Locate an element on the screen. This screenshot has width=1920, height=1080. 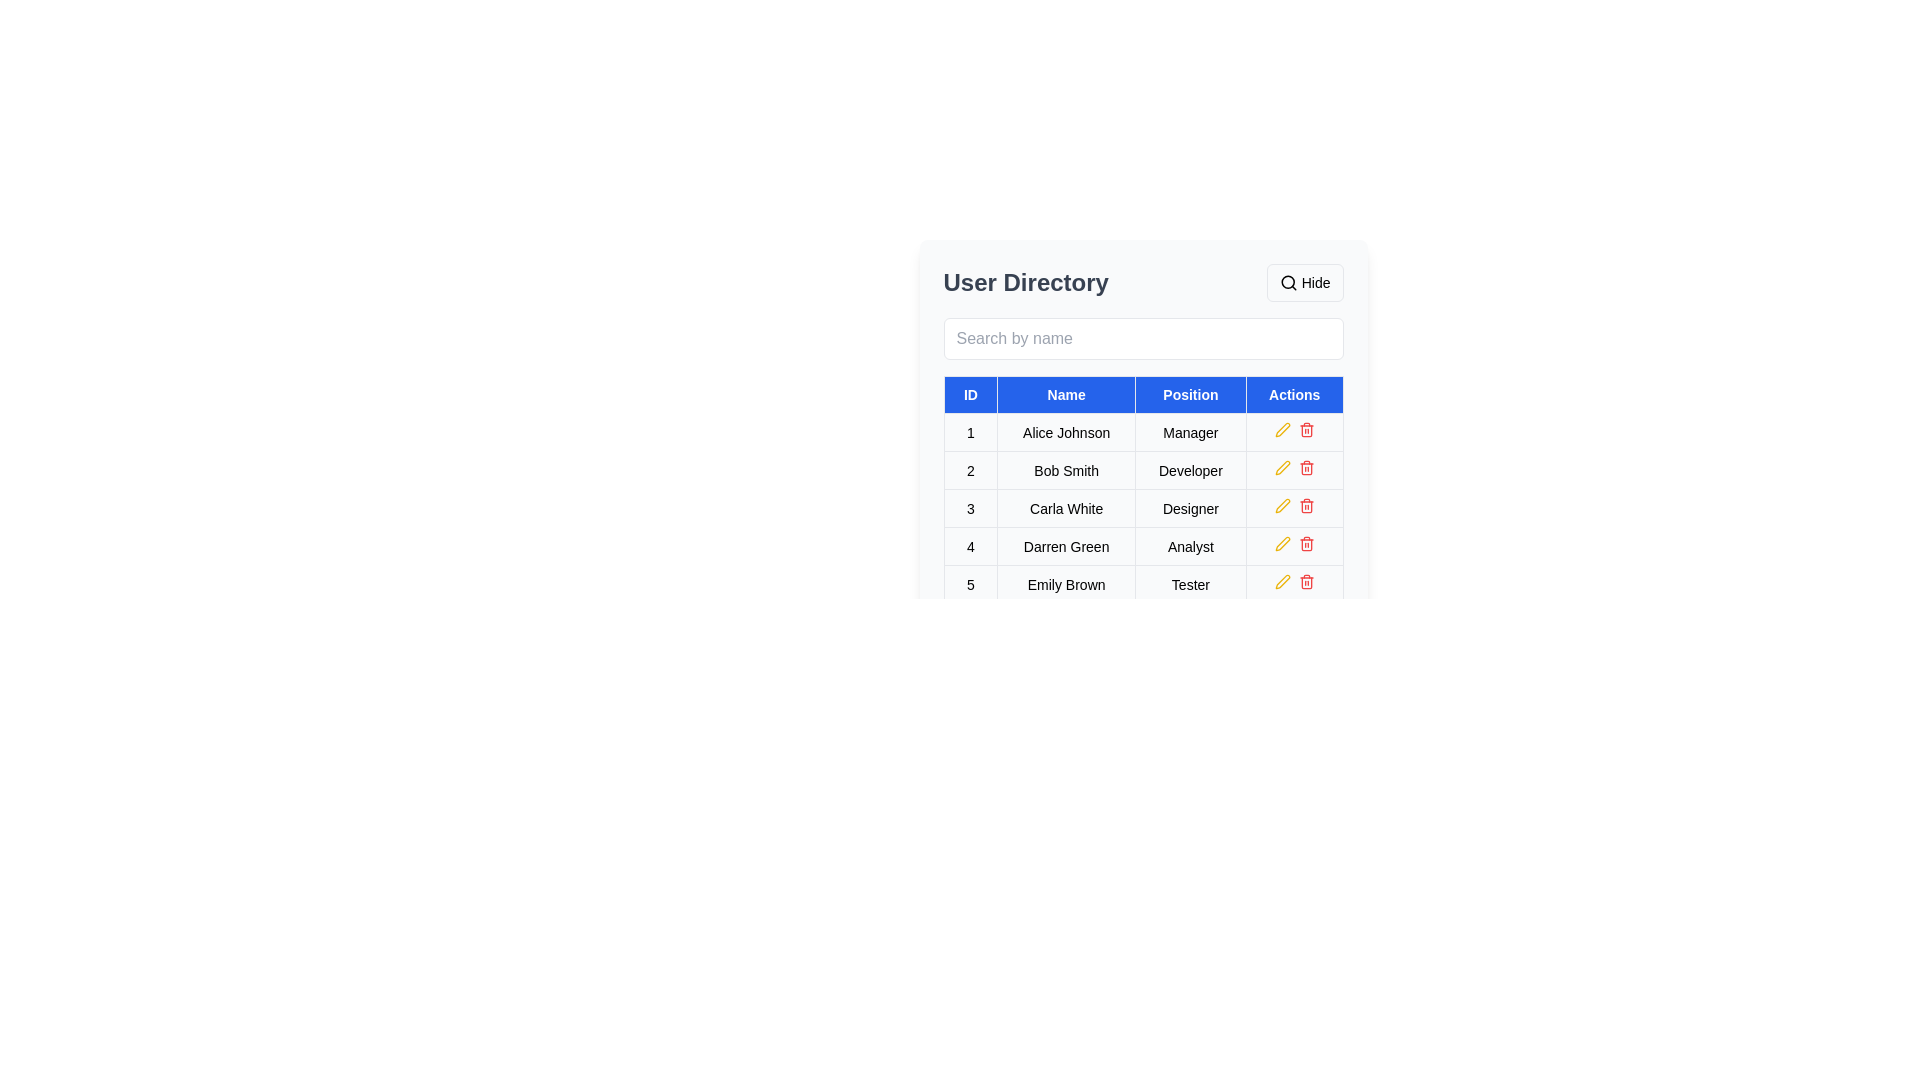
the table header cell with a blue background and white text reading 'Actions', located at the top-right corner of the table layout is located at coordinates (1294, 394).